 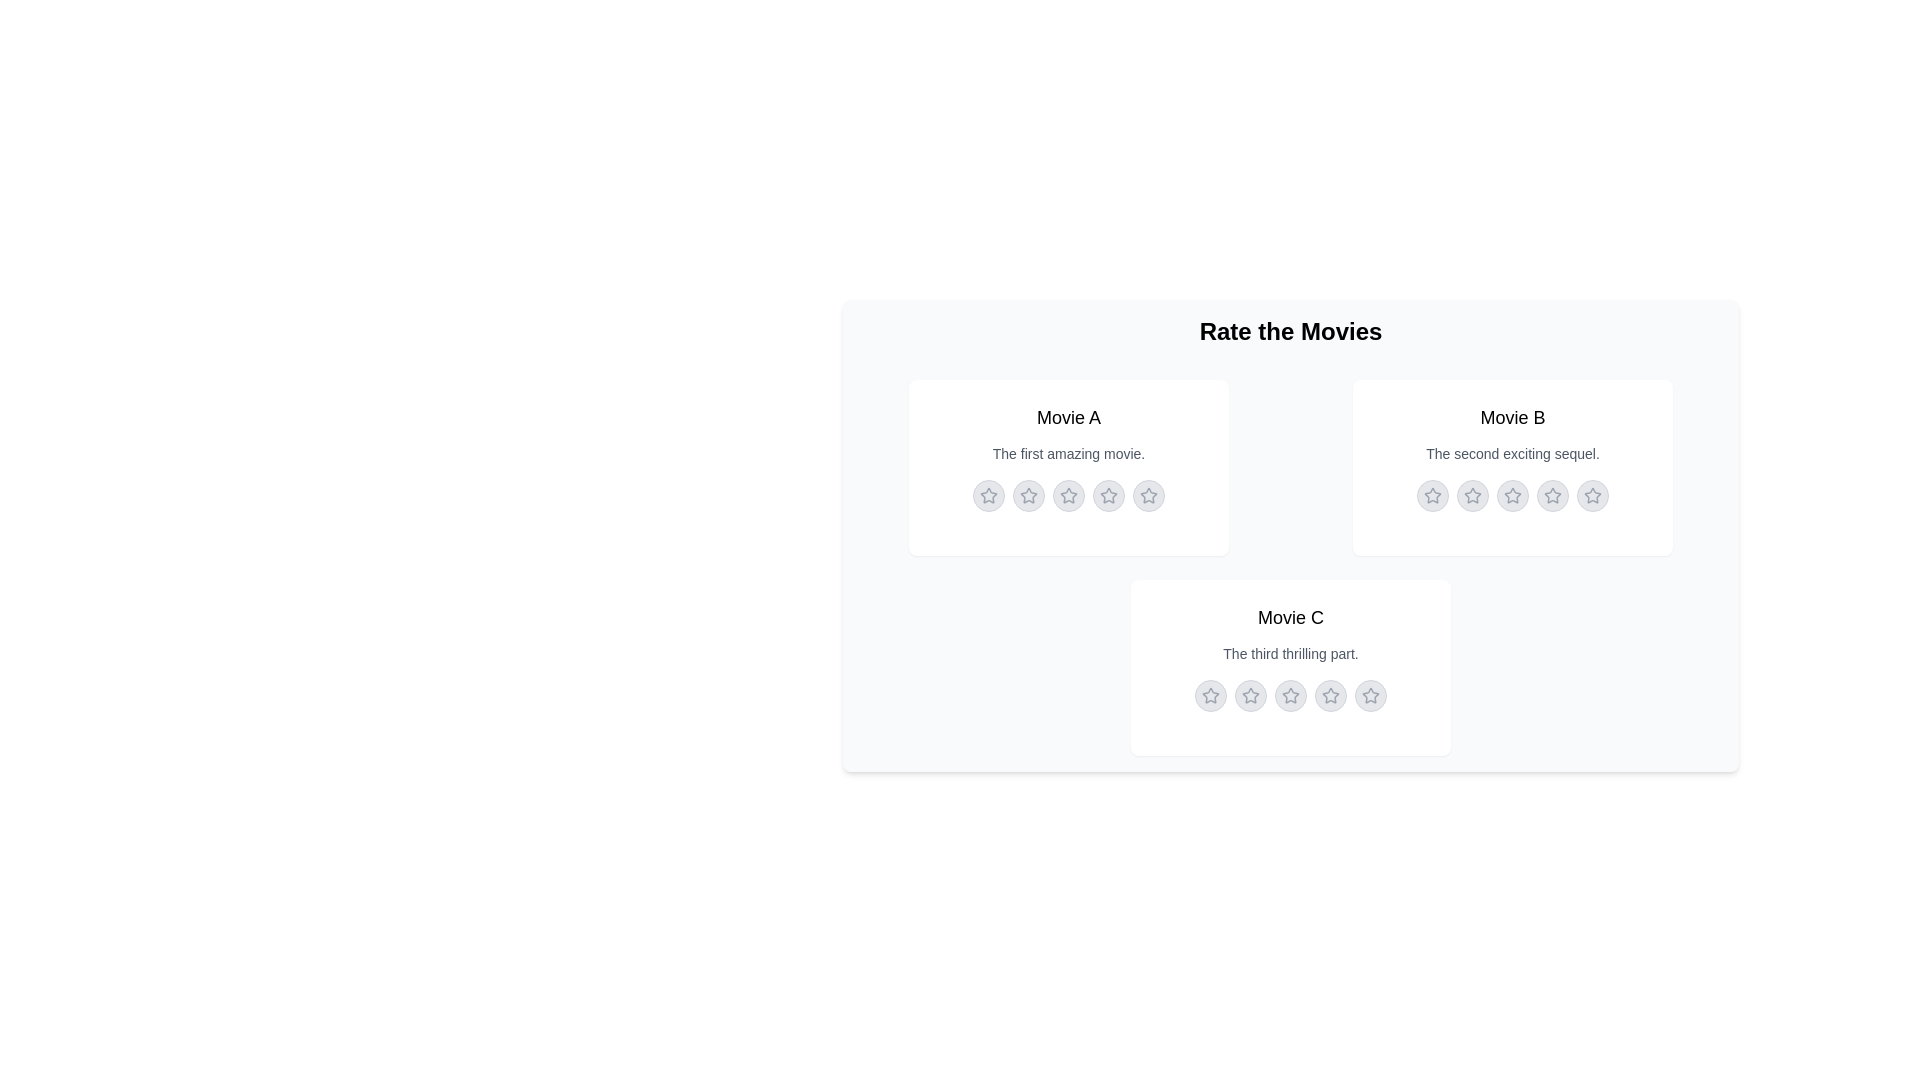 I want to click on the fifth rating star under 'Movie B', so click(x=1592, y=495).